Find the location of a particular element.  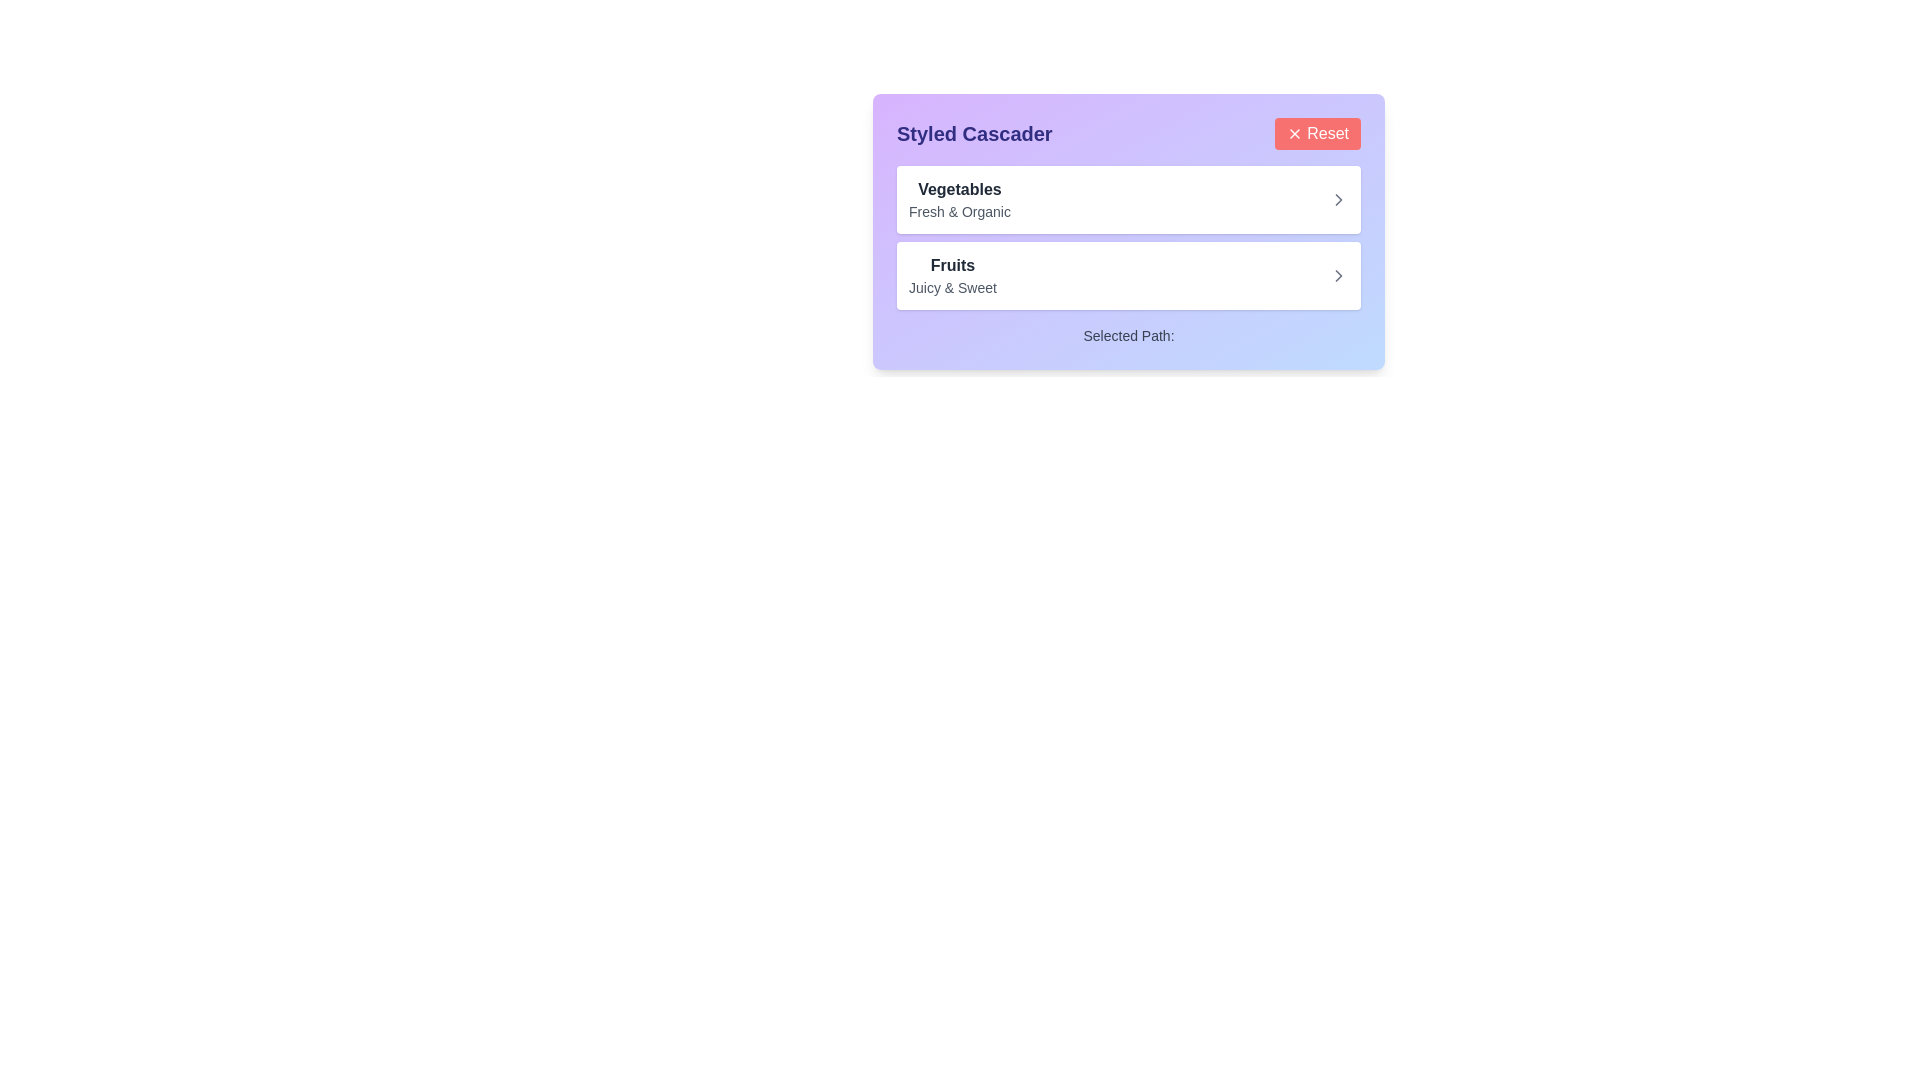

the 'Vegetables' text label, which indicates the category within the menu and is positioned above 'Fresh & Organic' is located at coordinates (960, 189).